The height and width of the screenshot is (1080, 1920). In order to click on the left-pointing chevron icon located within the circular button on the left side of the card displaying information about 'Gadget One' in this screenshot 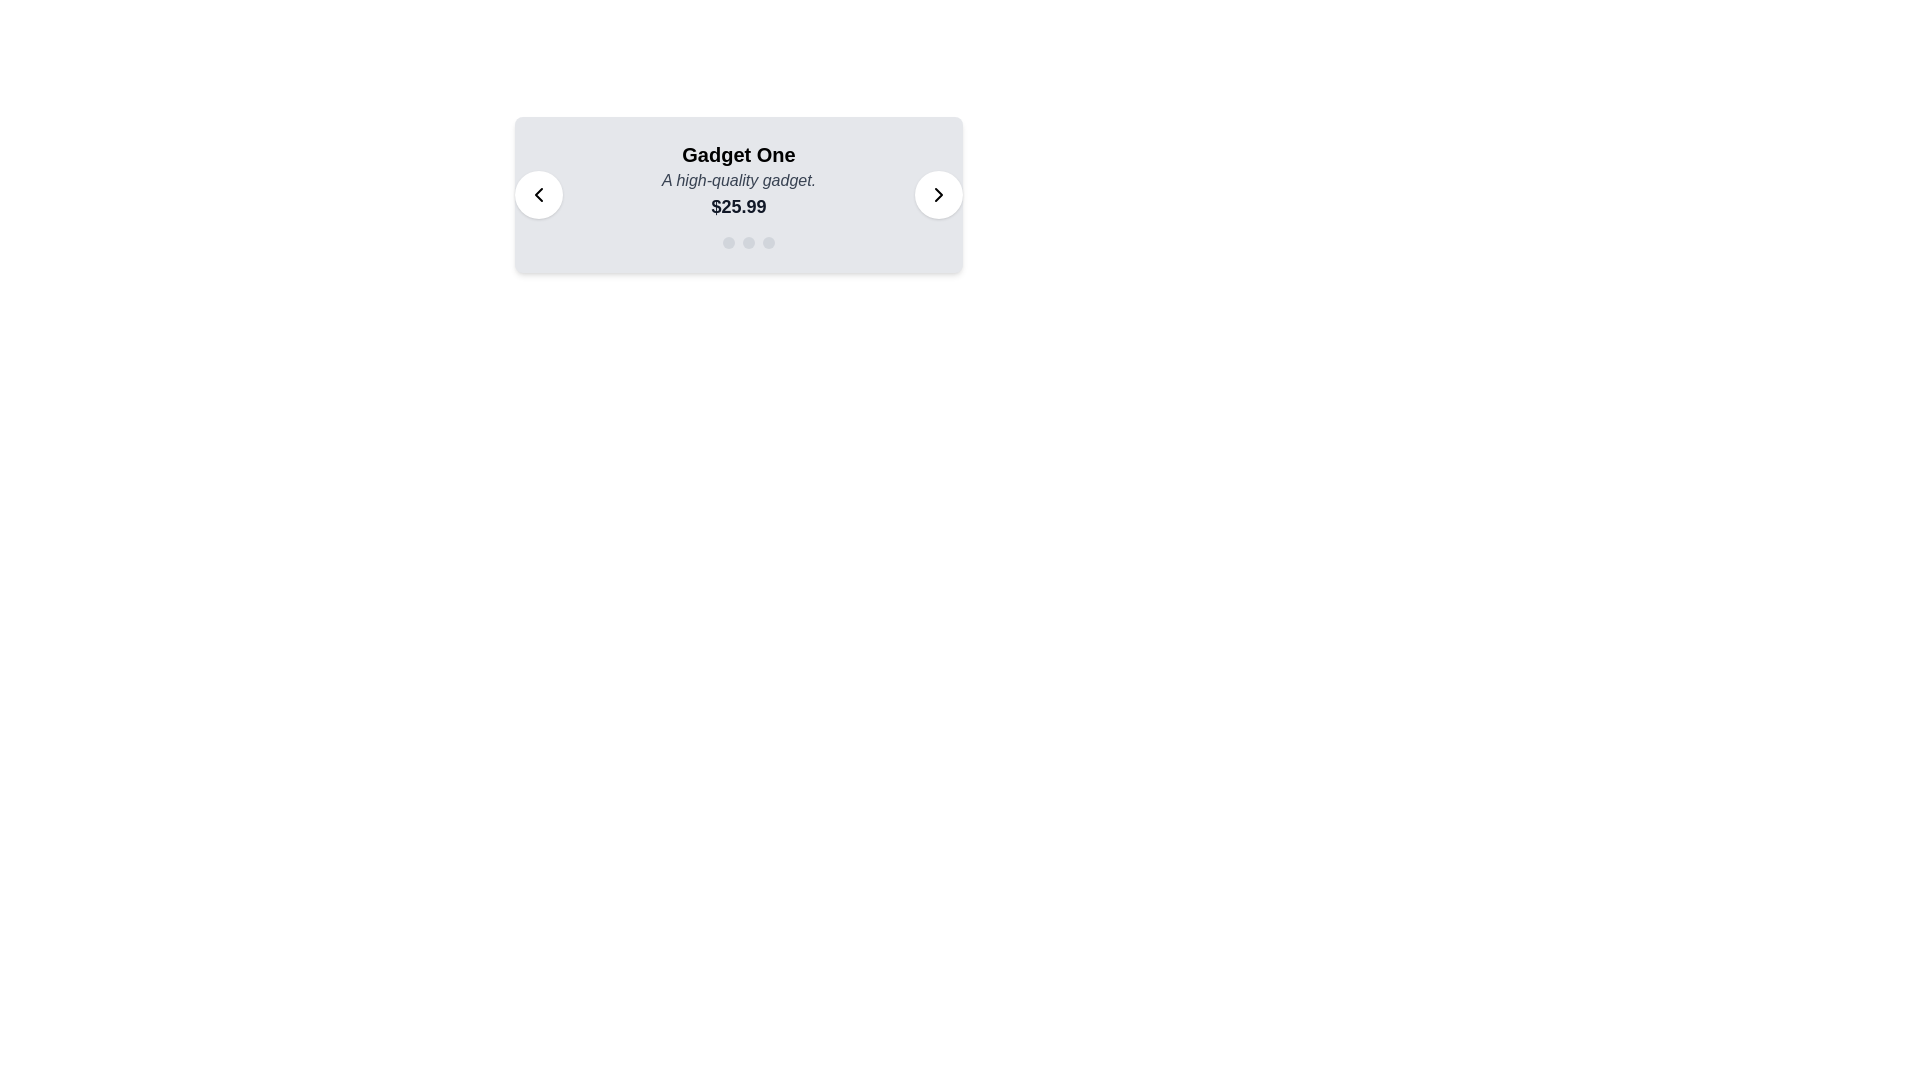, I will do `click(538, 195)`.